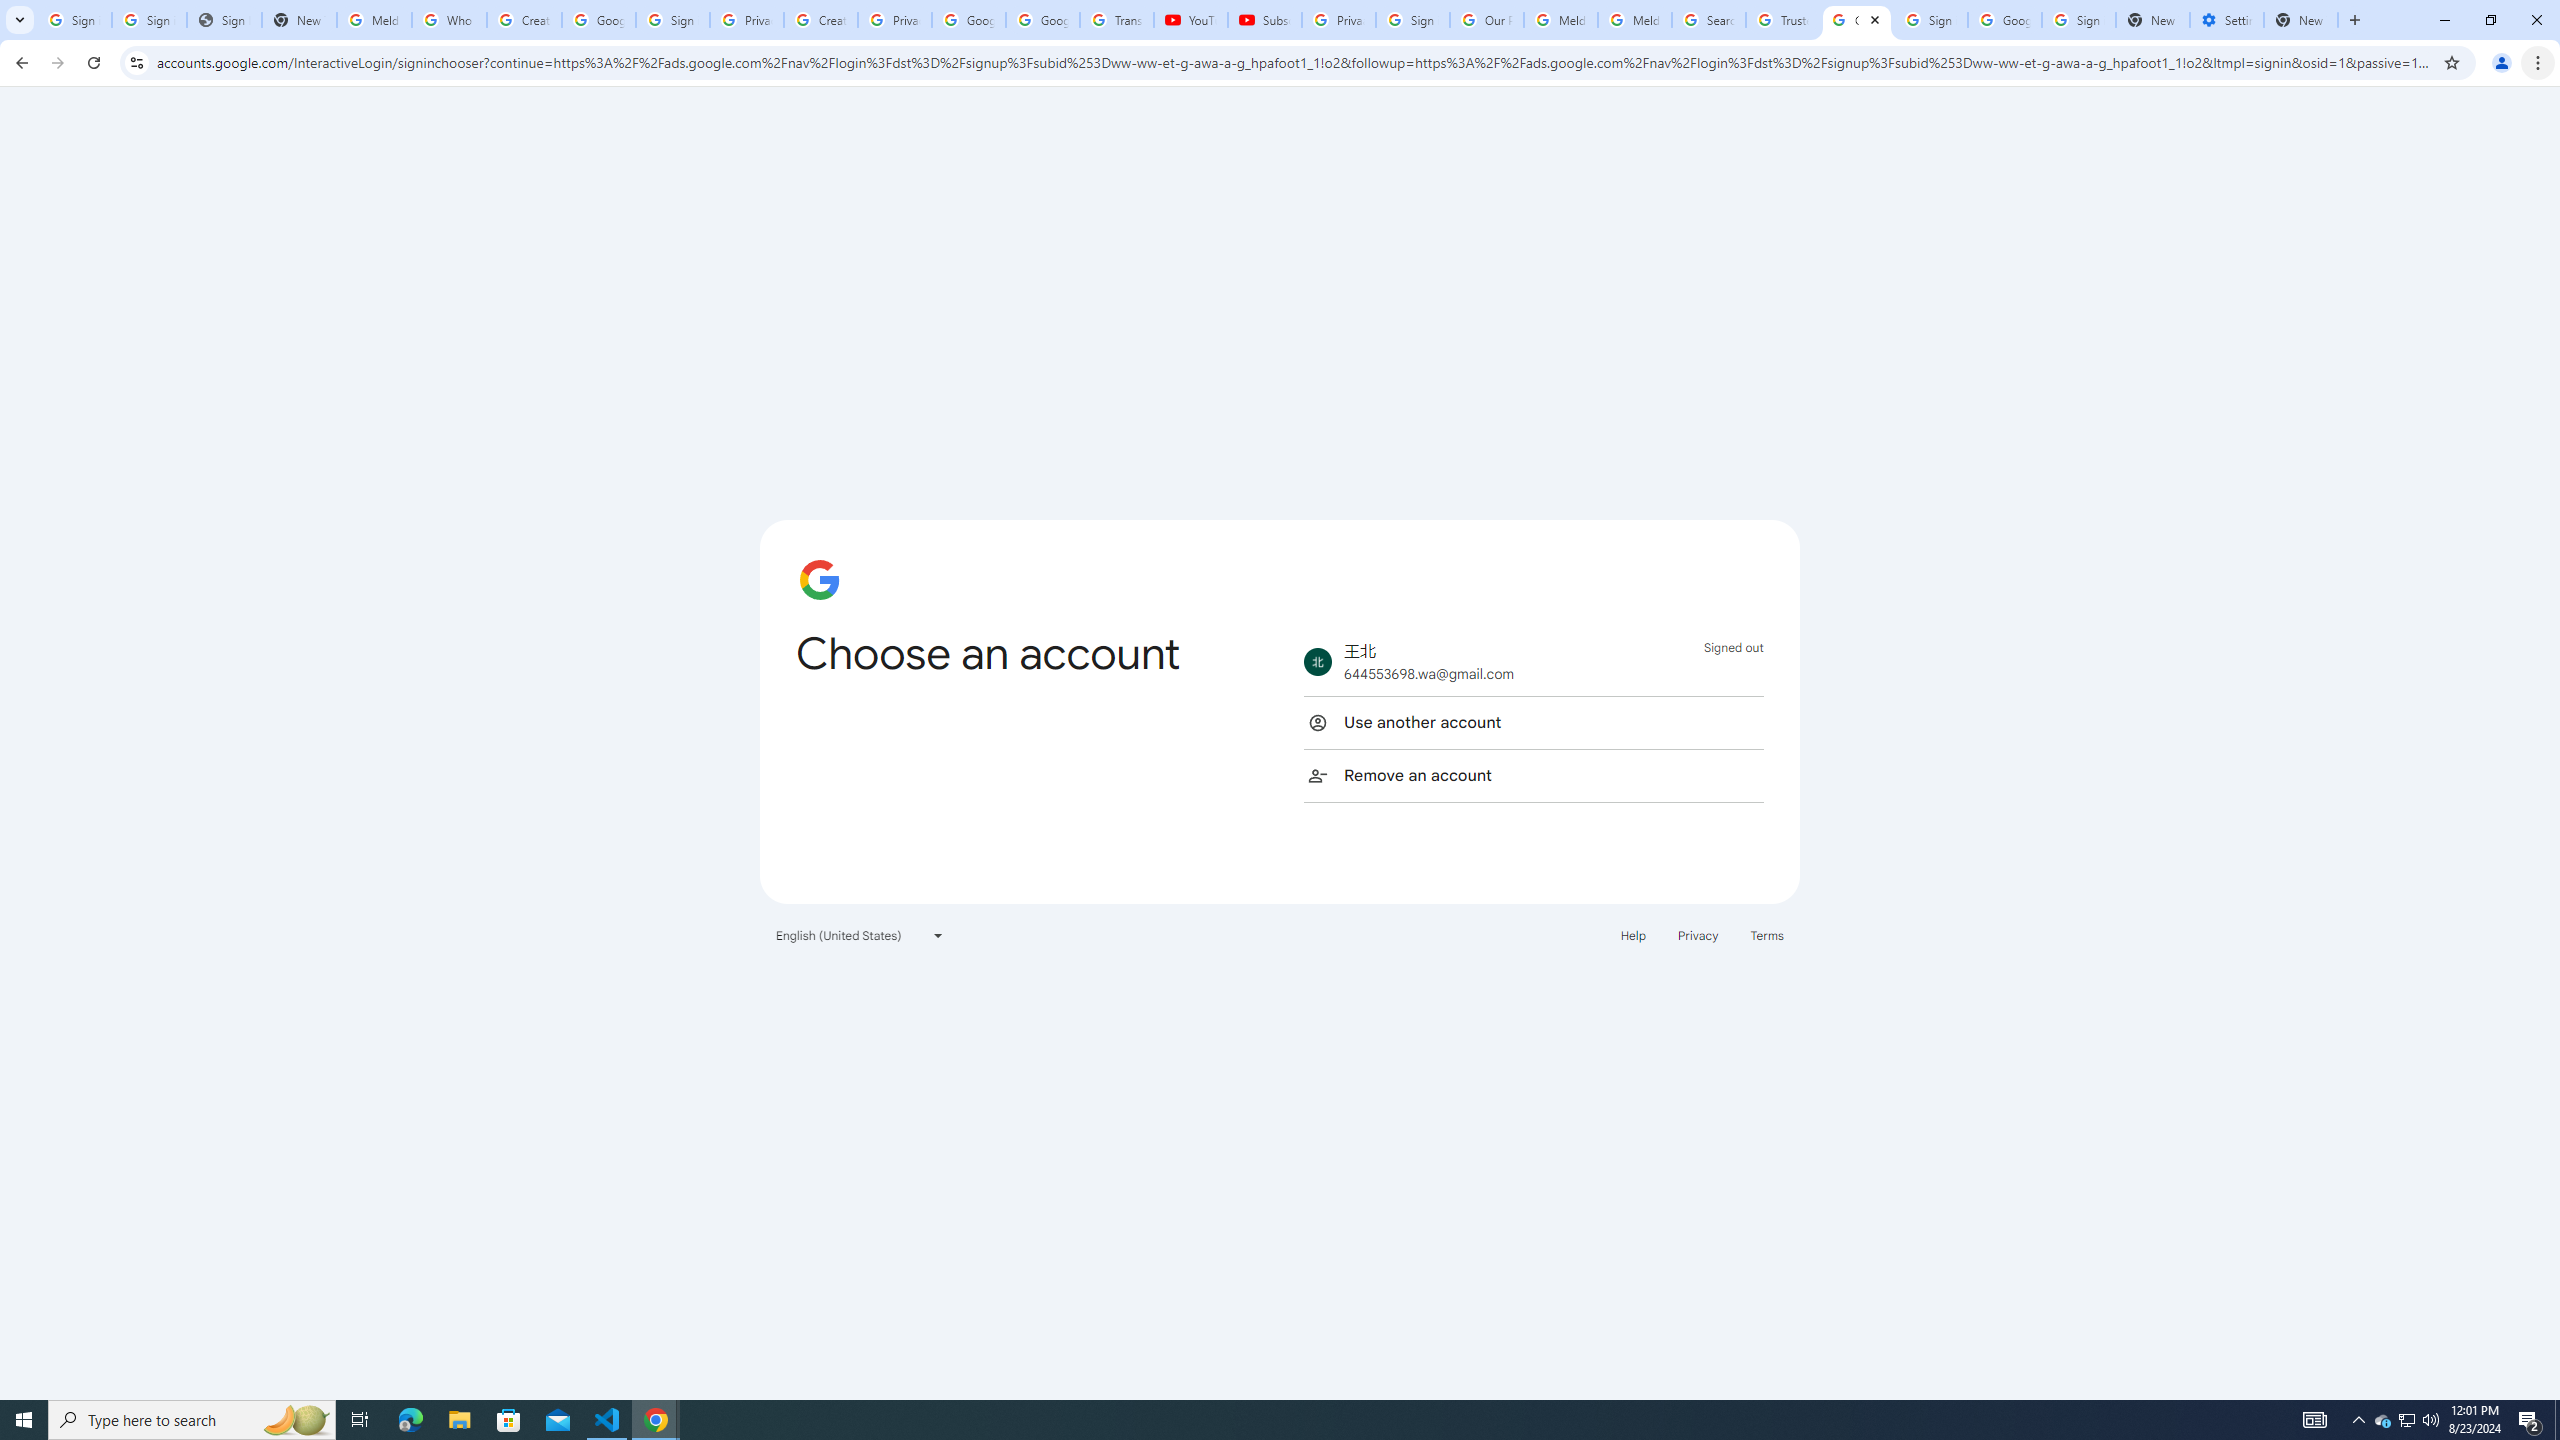 The width and height of the screenshot is (2560, 1440). Describe the element at coordinates (1709, 19) in the screenshot. I see `'Search our Doodle Library Collection - Google Doodles'` at that location.